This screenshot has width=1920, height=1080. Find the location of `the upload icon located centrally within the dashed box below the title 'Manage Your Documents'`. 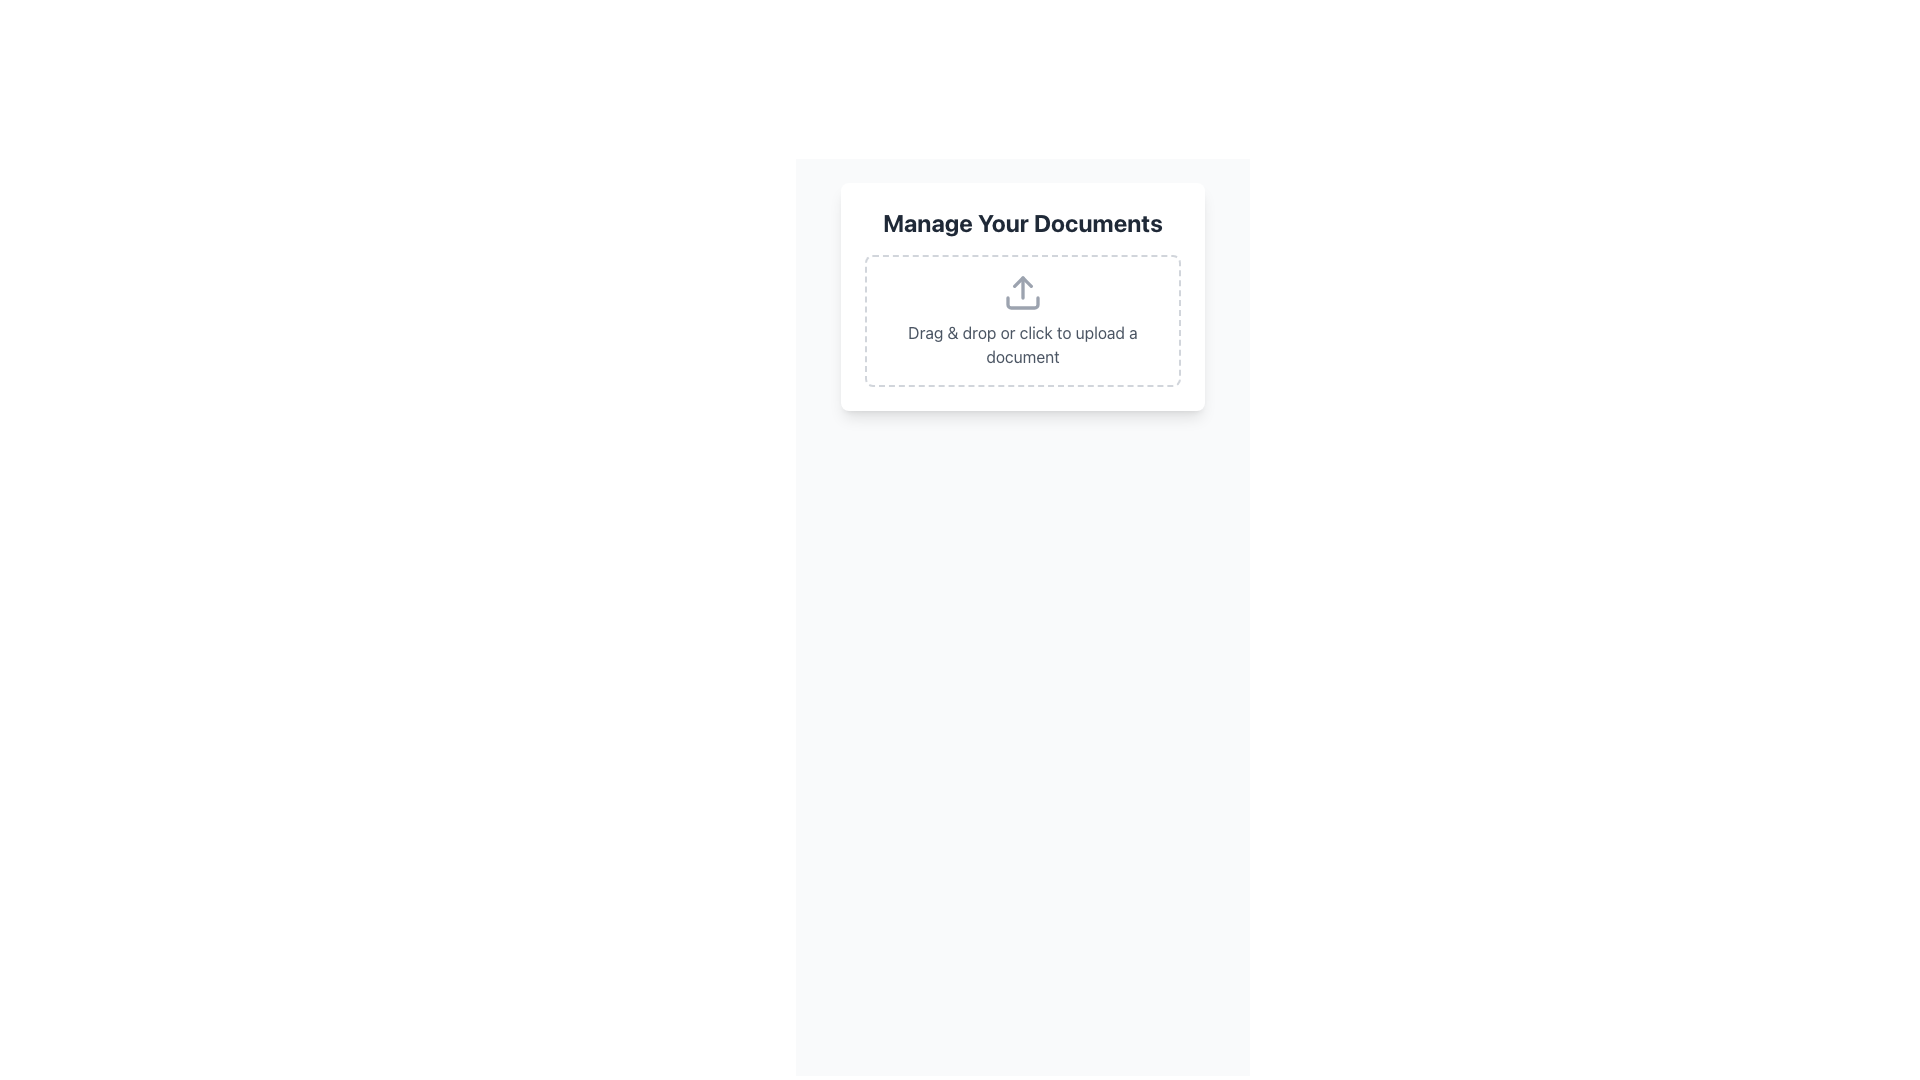

the upload icon located centrally within the dashed box below the title 'Manage Your Documents' is located at coordinates (1022, 293).